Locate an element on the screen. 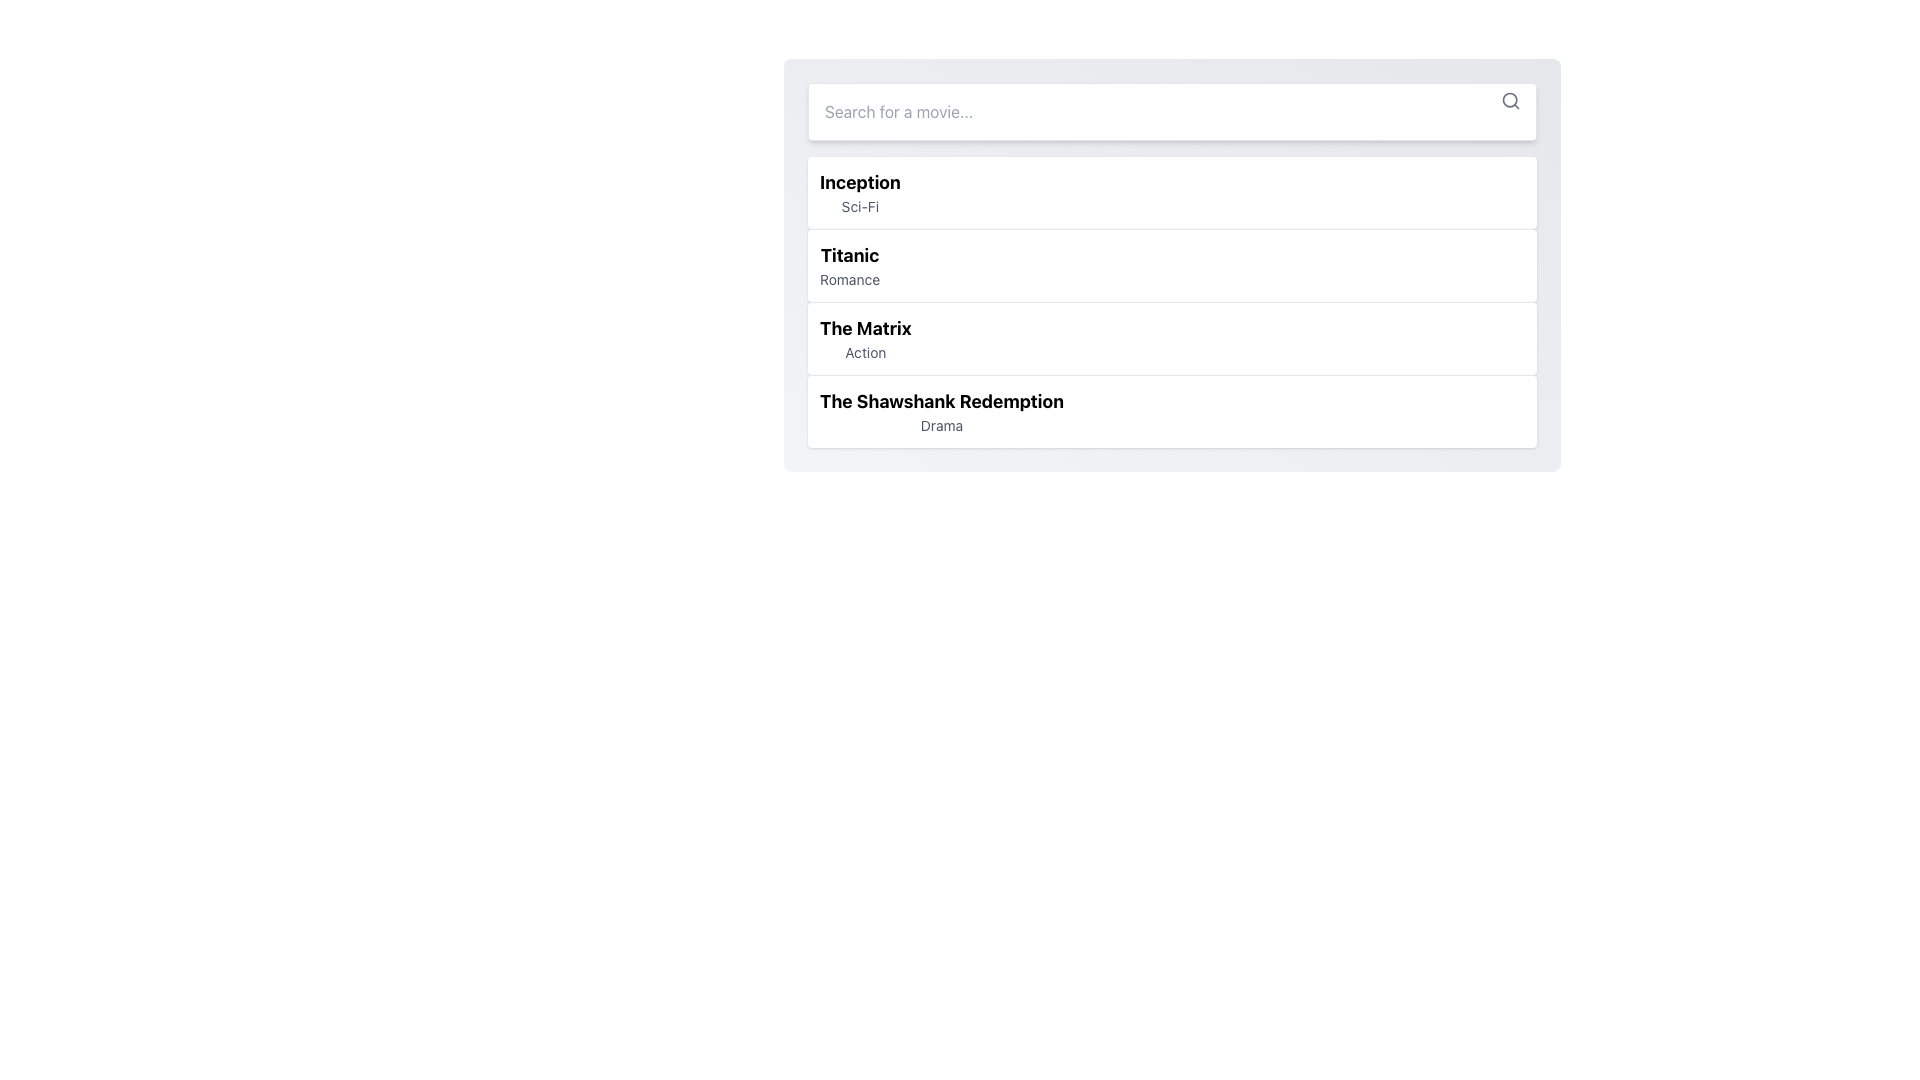 This screenshot has width=1920, height=1080. the non-interactive placeholder list item representing the movie 'Titanic' in the vertical list of selection options, located below 'Inception' and above 'The Matrix.' is located at coordinates (1172, 264).